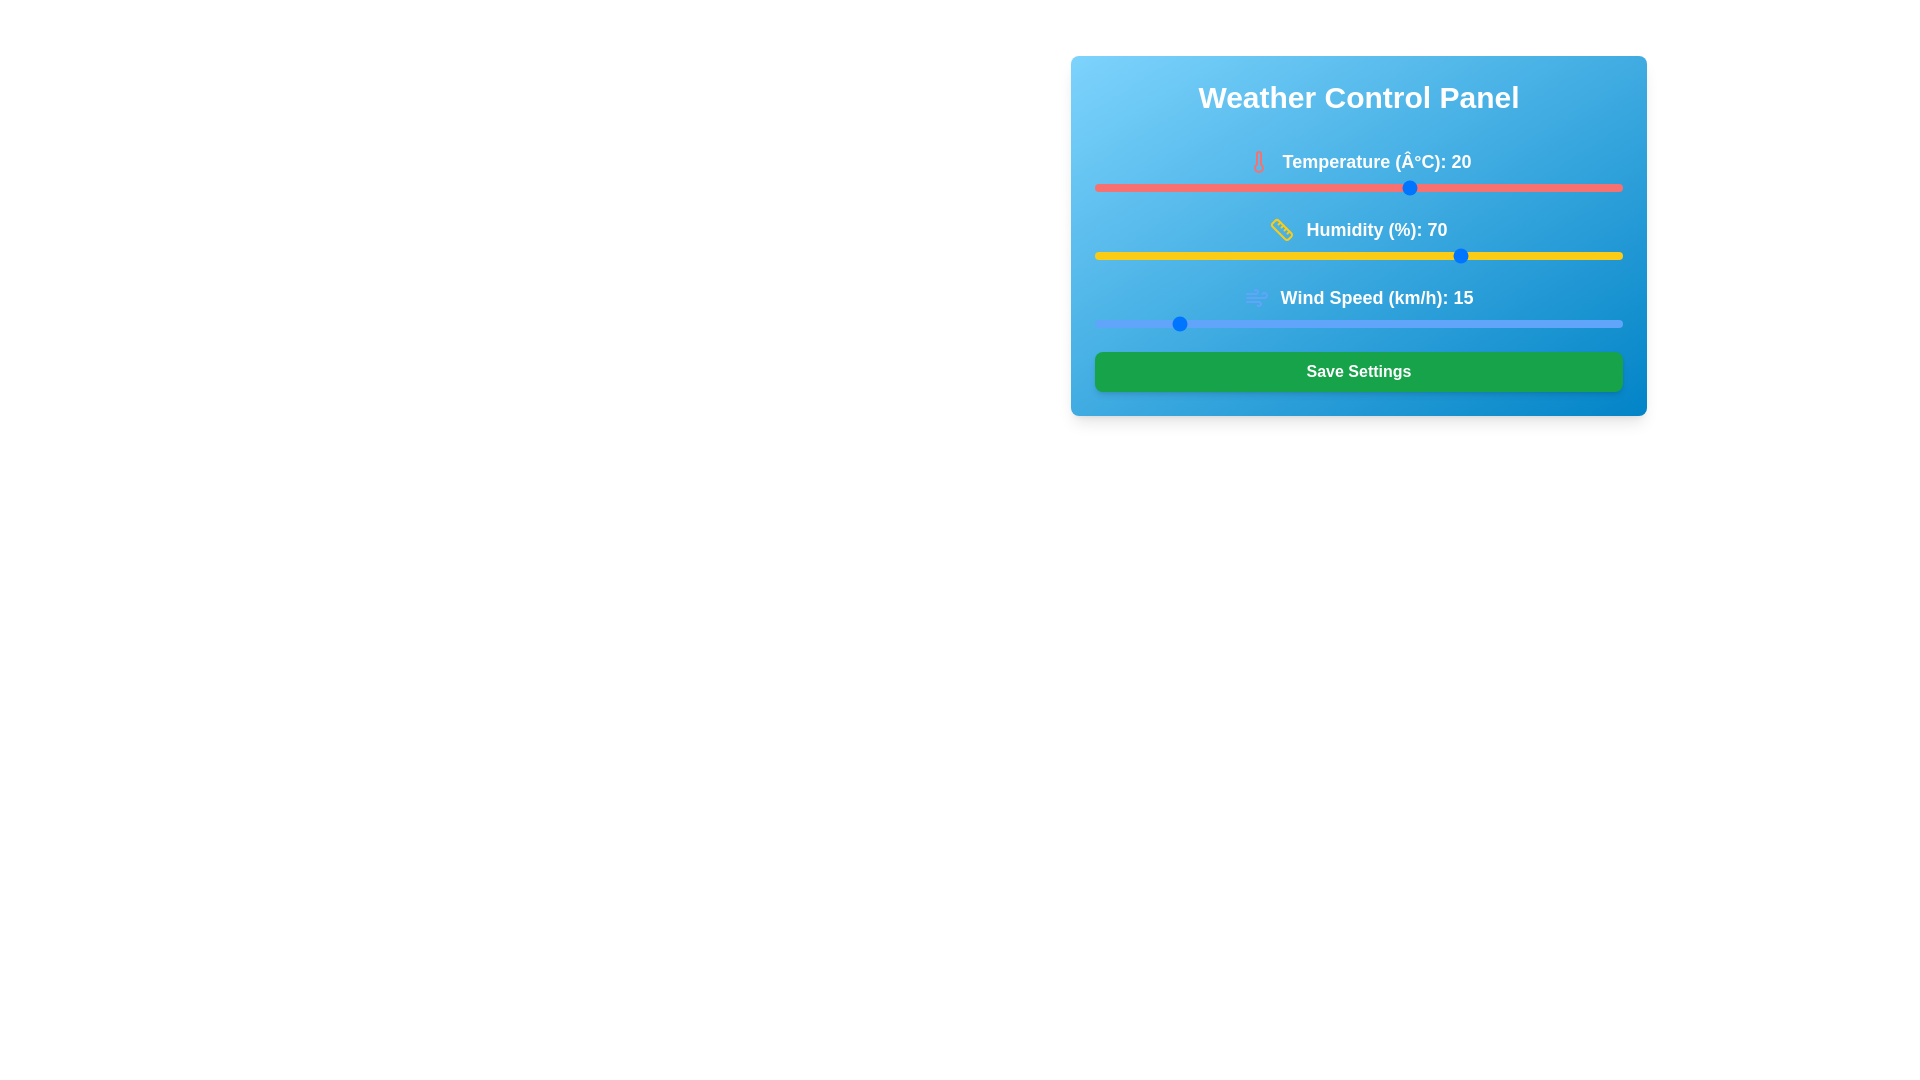  What do you see at coordinates (1443, 188) in the screenshot?
I see `the temperature slider` at bounding box center [1443, 188].